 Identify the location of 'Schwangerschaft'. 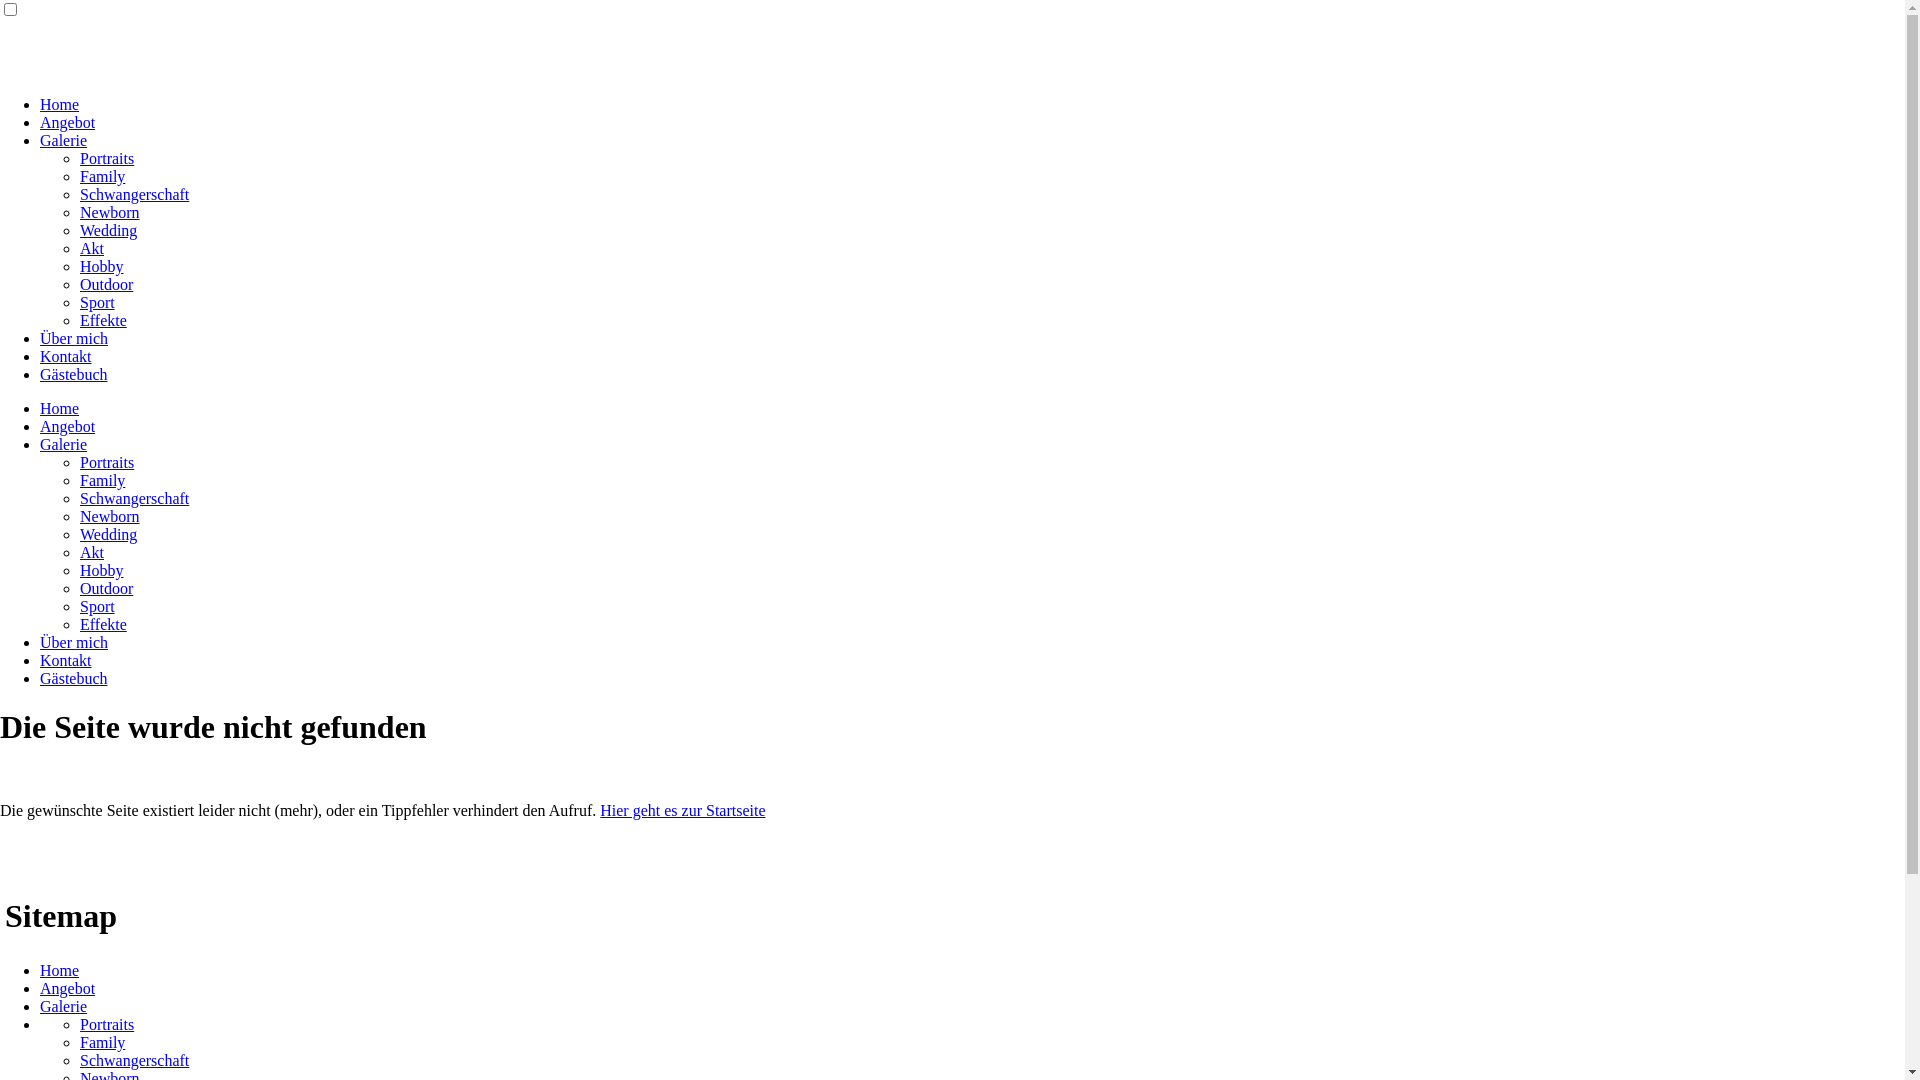
(133, 1059).